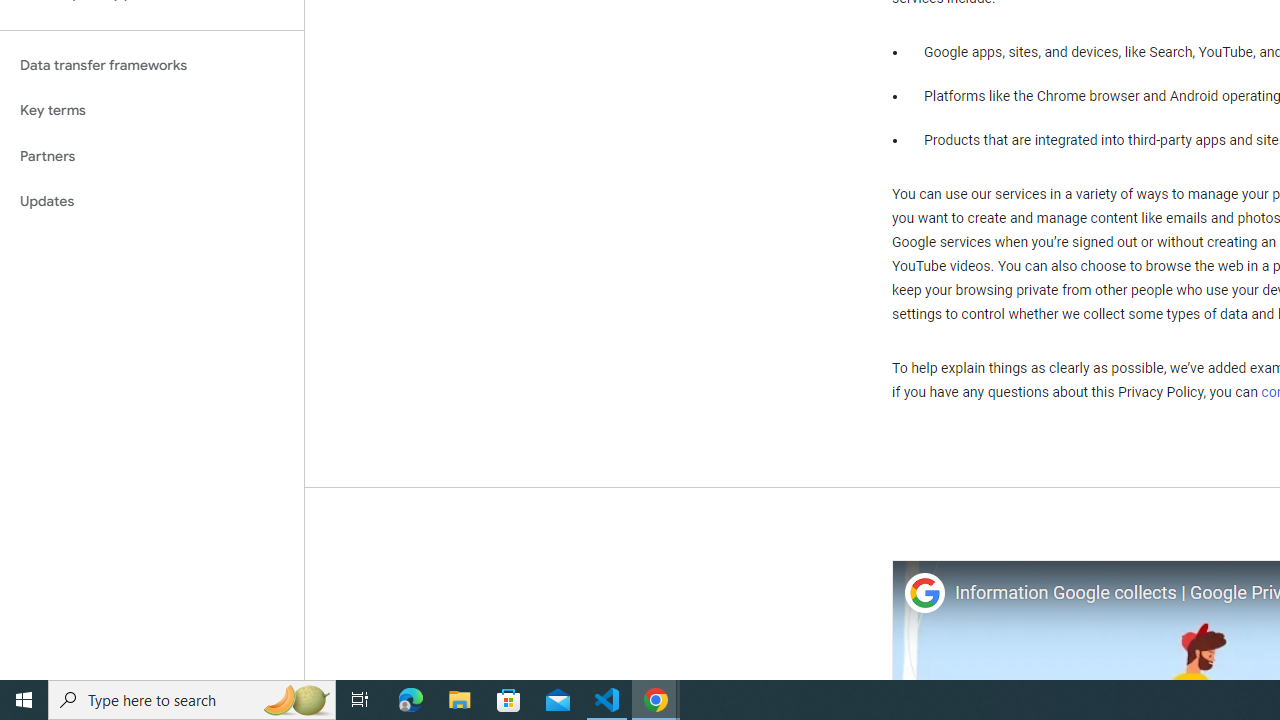 The width and height of the screenshot is (1280, 720). I want to click on 'Partners', so click(151, 155).